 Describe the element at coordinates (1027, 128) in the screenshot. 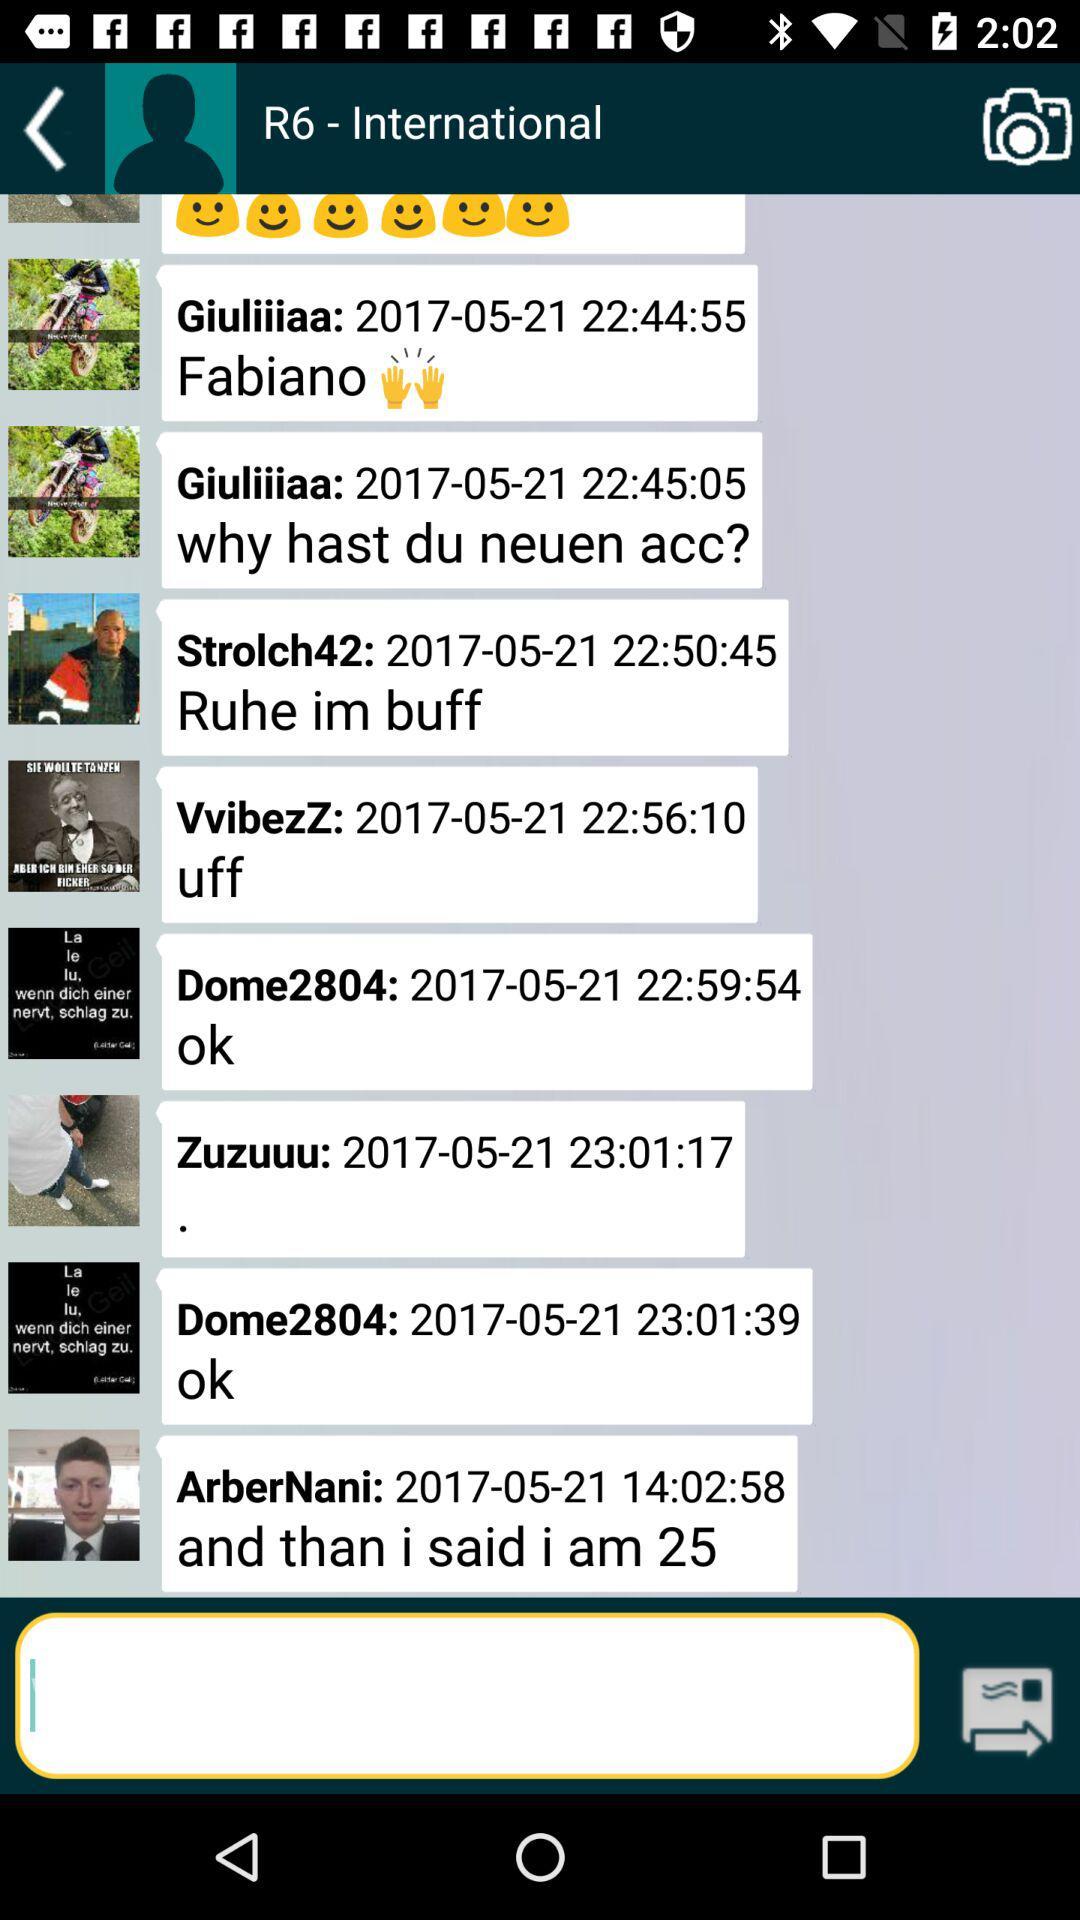

I see `the item to the right of r6 - international app` at that location.